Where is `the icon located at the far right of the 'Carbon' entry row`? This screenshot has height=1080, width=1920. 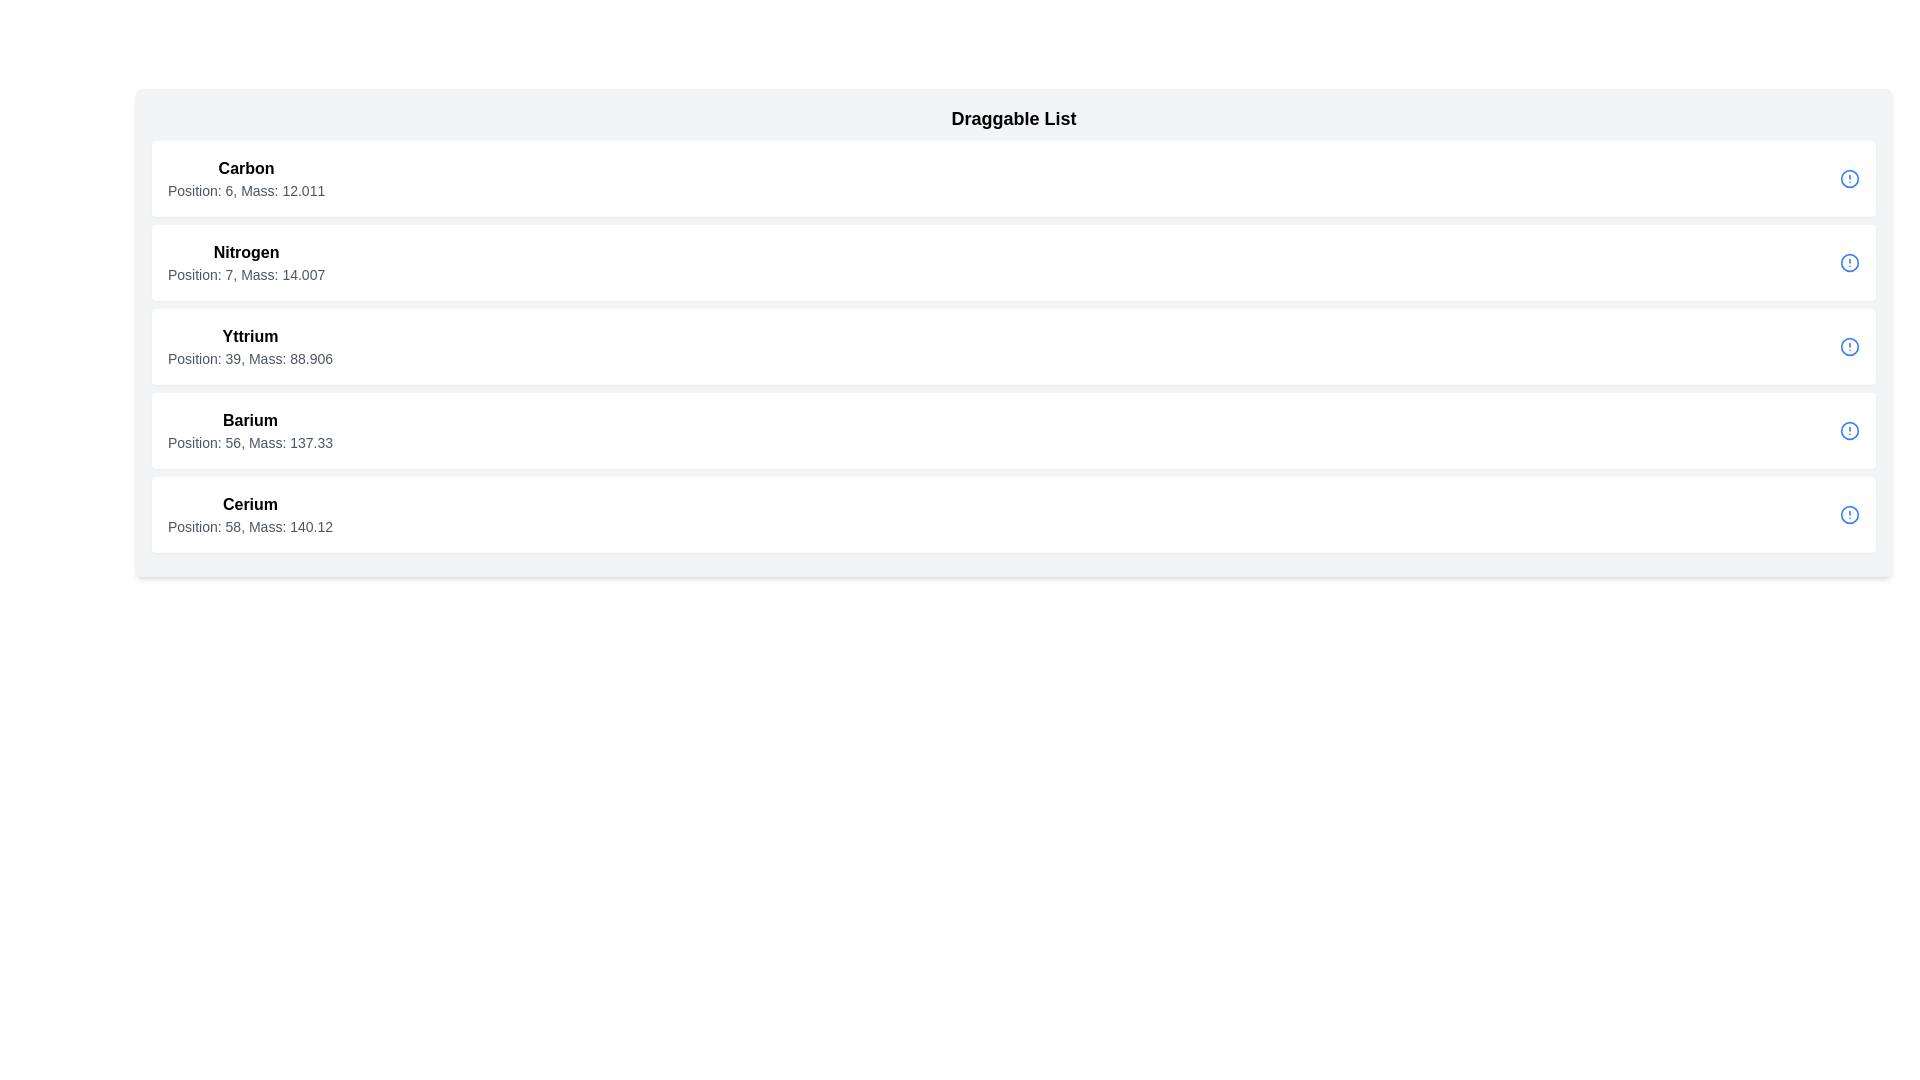
the icon located at the far right of the 'Carbon' entry row is located at coordinates (1848, 177).